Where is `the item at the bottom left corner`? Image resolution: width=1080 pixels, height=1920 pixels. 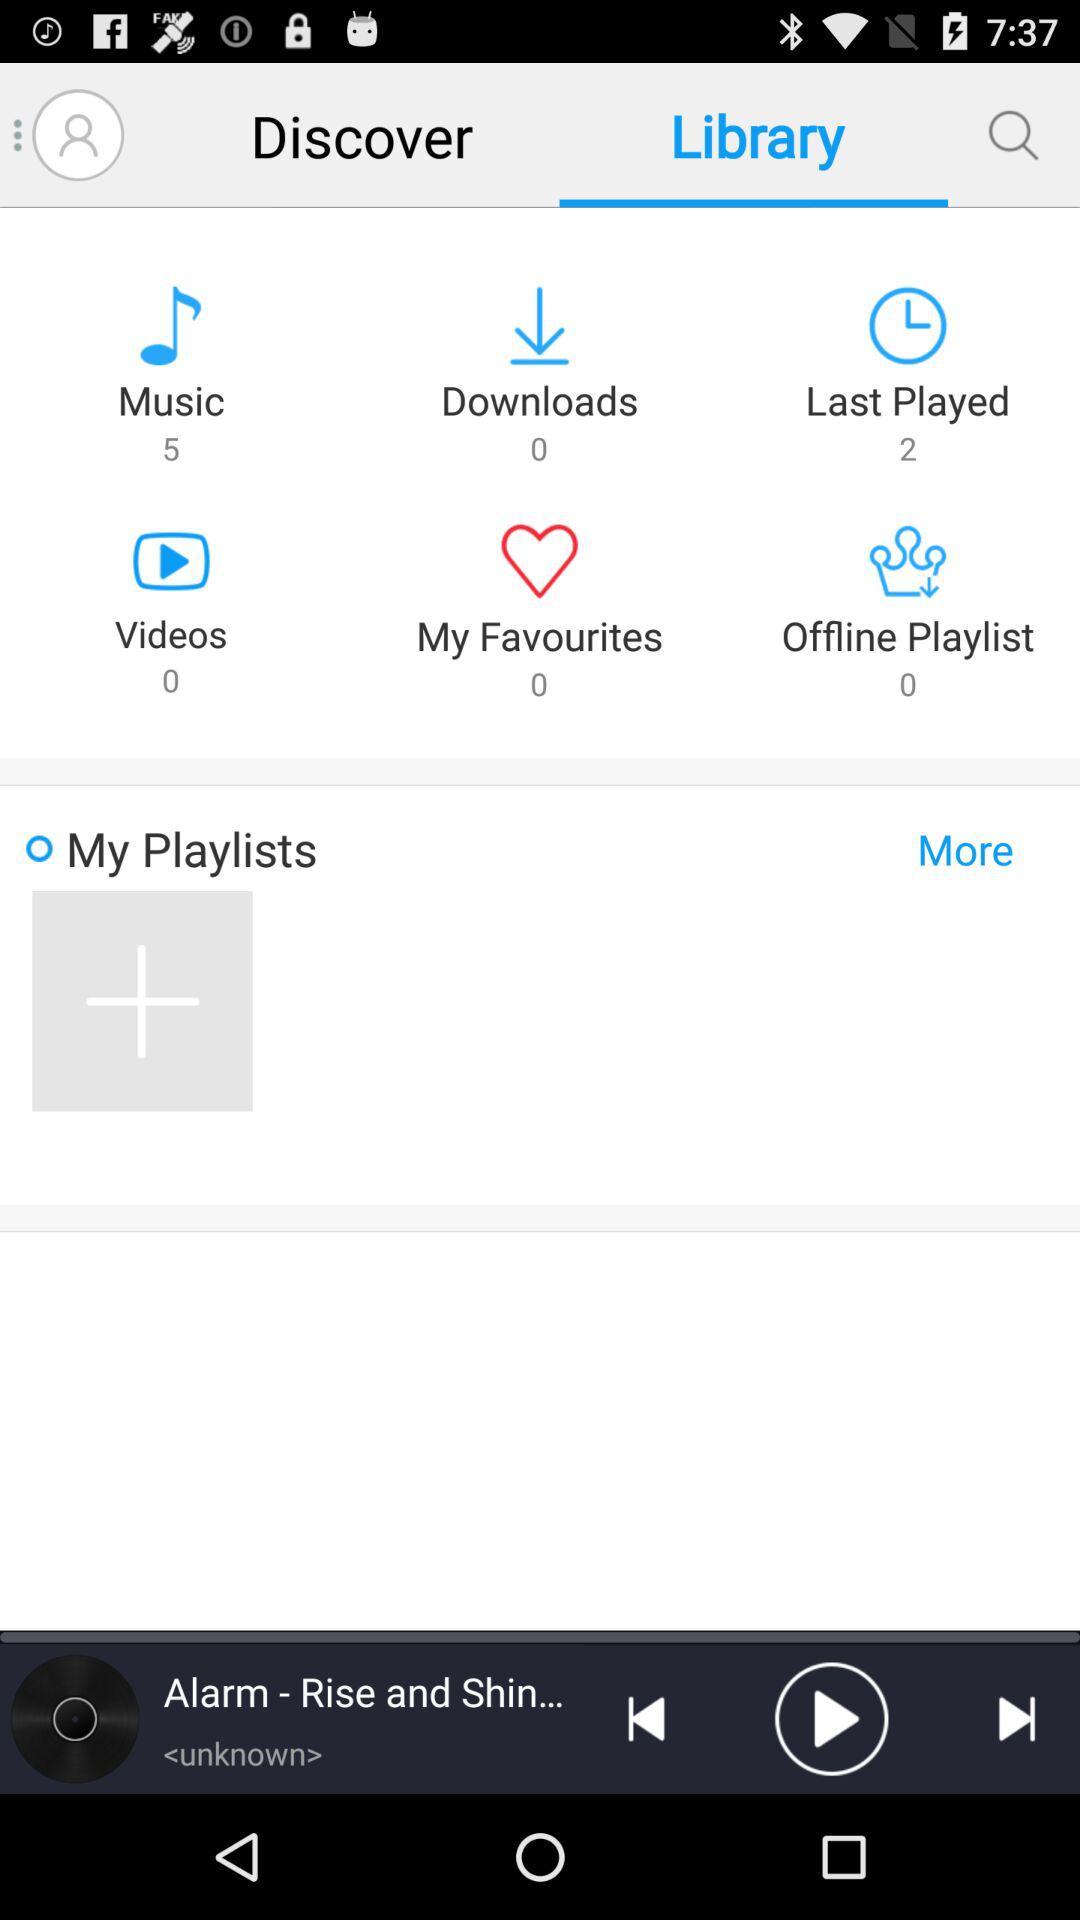 the item at the bottom left corner is located at coordinates (73, 1717).